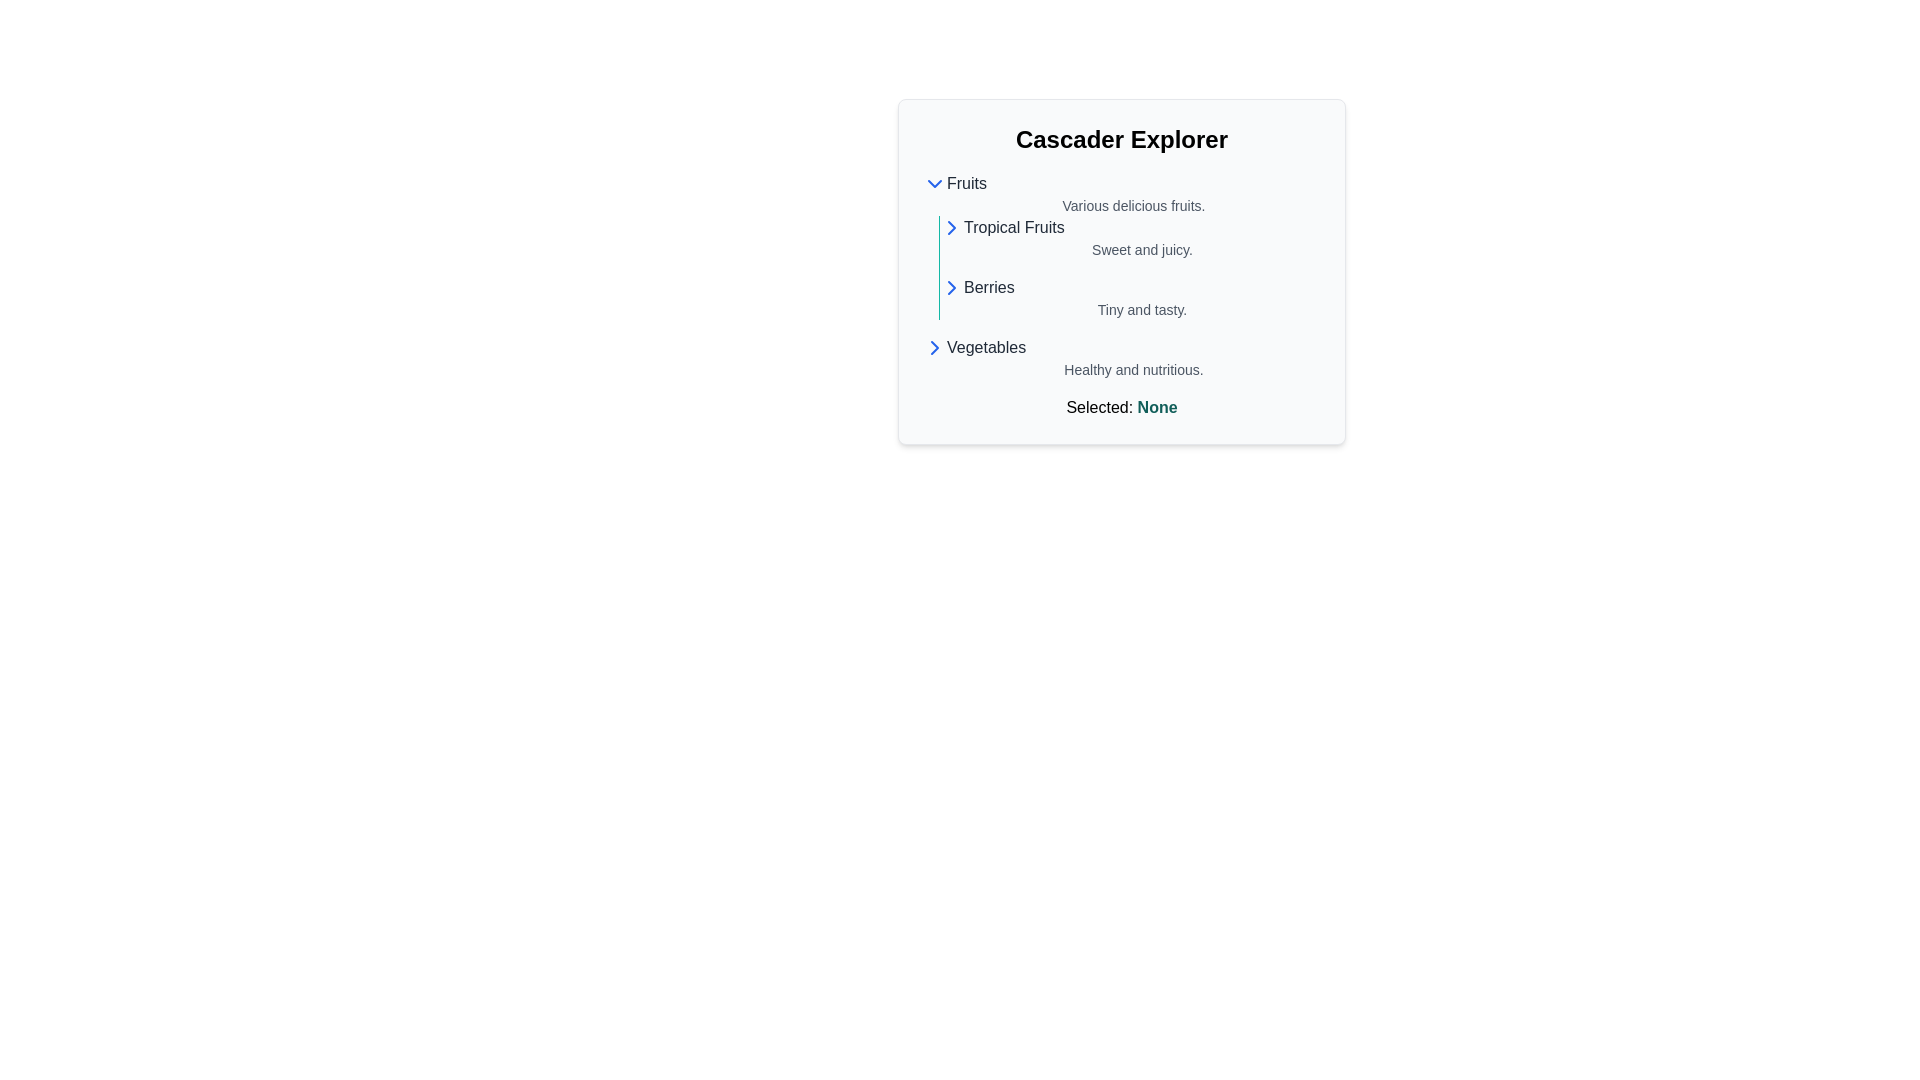 Image resolution: width=1920 pixels, height=1080 pixels. What do you see at coordinates (934, 184) in the screenshot?
I see `the Icon button located to the immediate left of the text 'Fruits'` at bounding box center [934, 184].